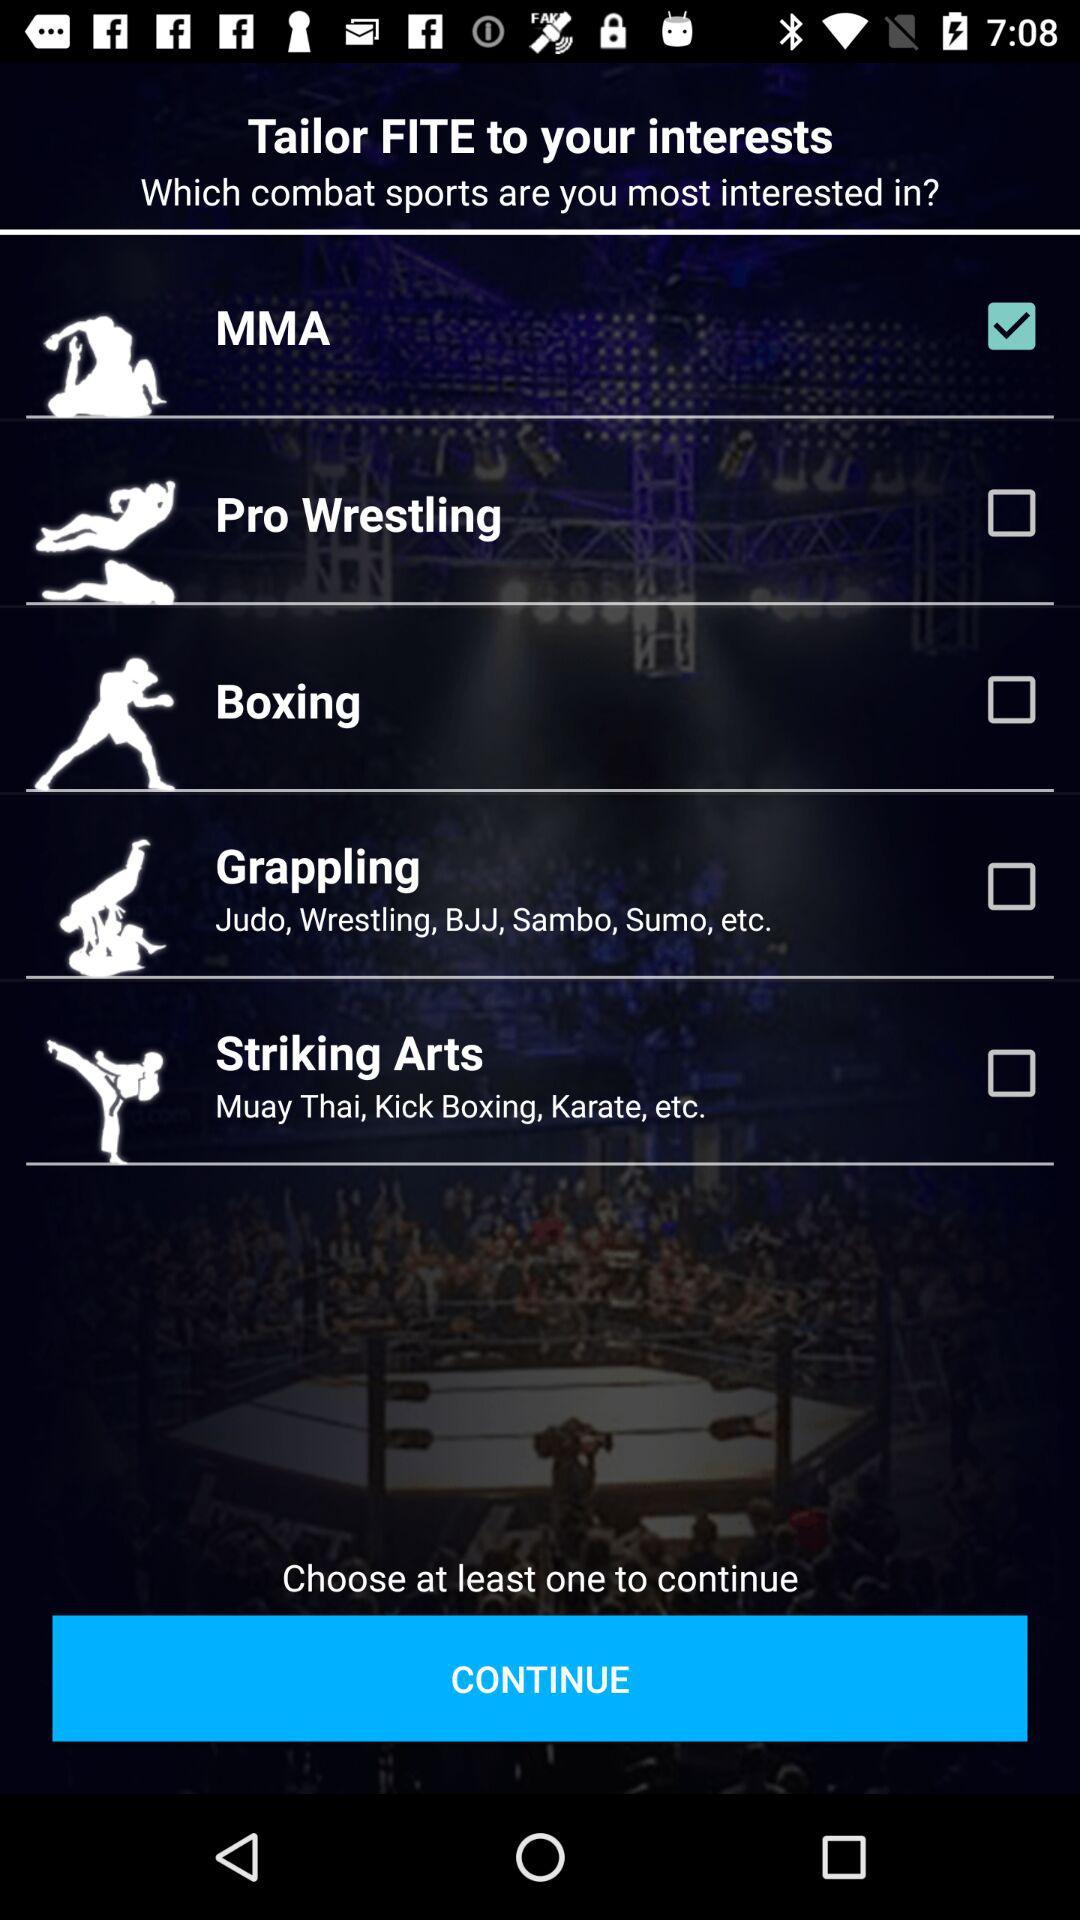 This screenshot has width=1080, height=1920. Describe the element at coordinates (348, 1050) in the screenshot. I see `the striking arts item` at that location.